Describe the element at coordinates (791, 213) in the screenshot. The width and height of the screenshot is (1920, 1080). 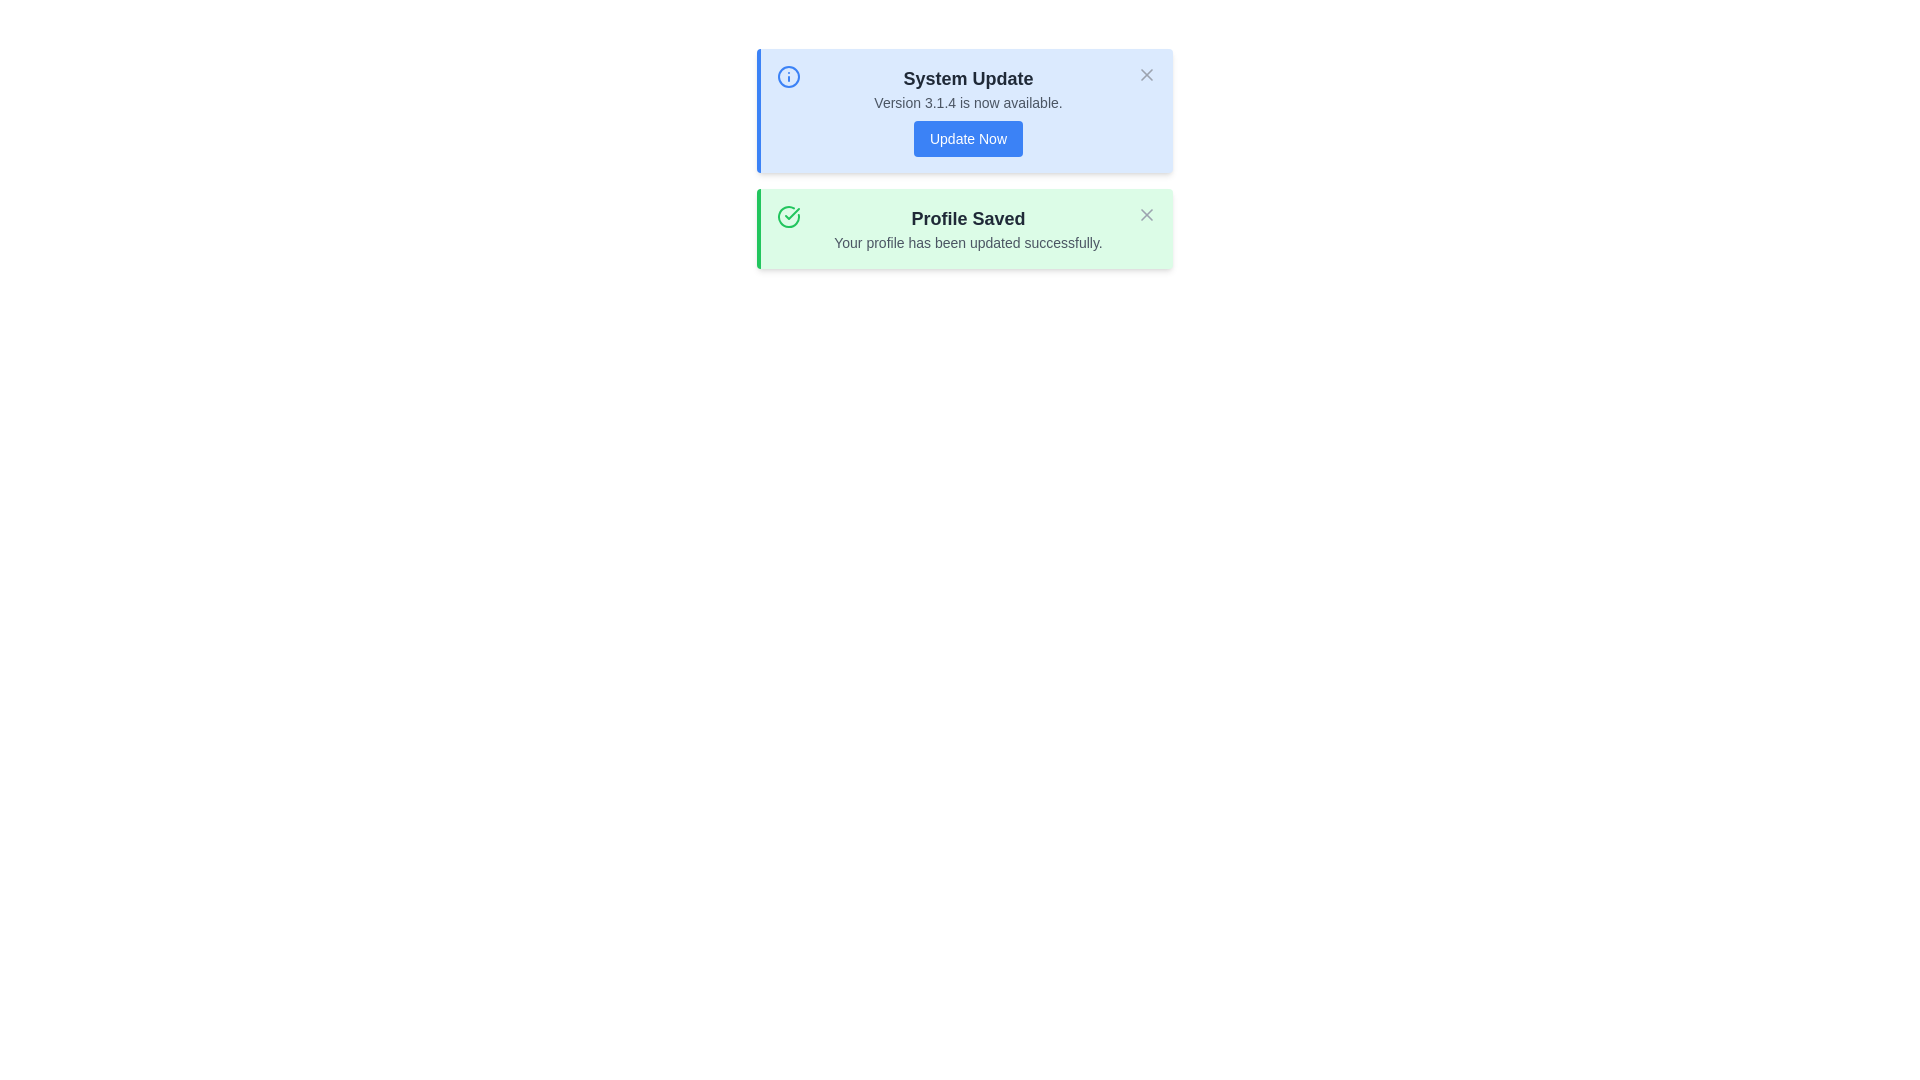
I see `the checkmark icon in the second notification box, which indicates success for the 'Profile Saved' notification` at that location.